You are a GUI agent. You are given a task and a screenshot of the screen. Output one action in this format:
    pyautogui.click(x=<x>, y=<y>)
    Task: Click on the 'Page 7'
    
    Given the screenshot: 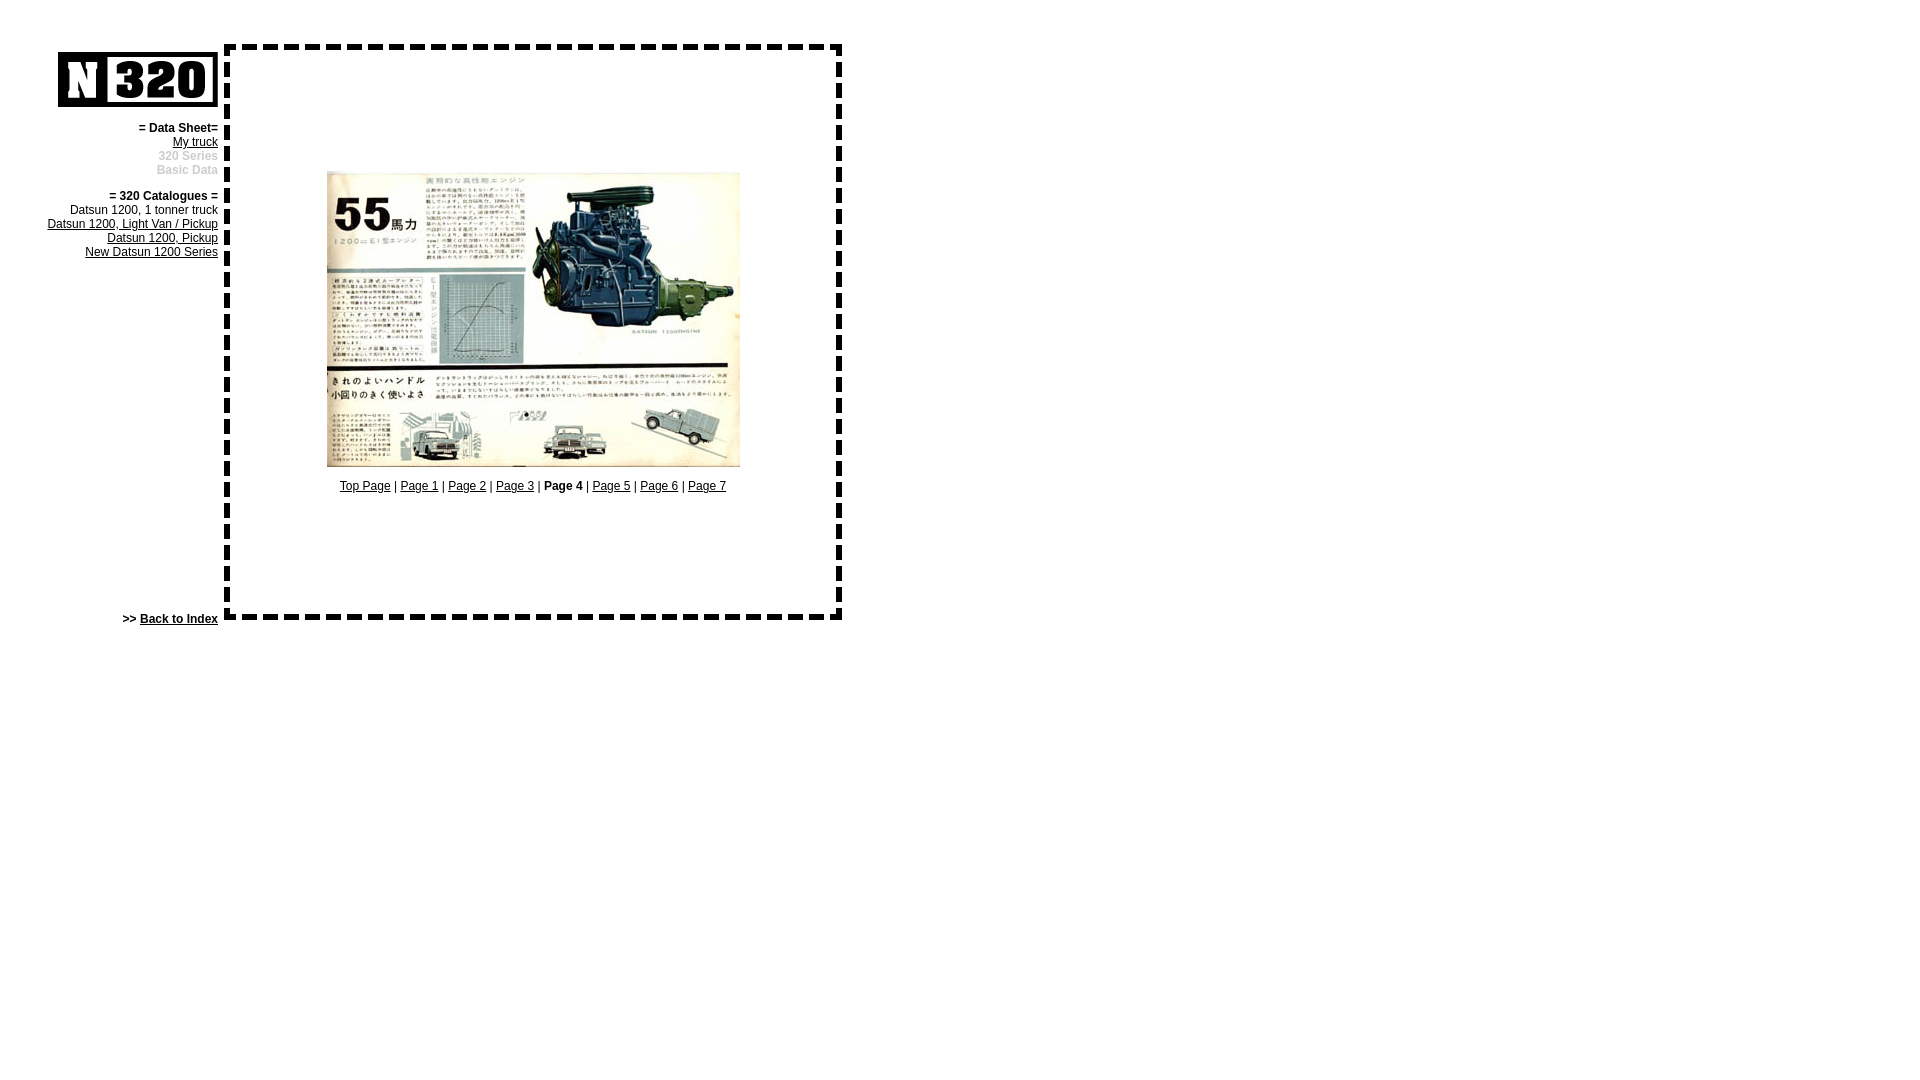 What is the action you would take?
    pyautogui.click(x=706, y=486)
    